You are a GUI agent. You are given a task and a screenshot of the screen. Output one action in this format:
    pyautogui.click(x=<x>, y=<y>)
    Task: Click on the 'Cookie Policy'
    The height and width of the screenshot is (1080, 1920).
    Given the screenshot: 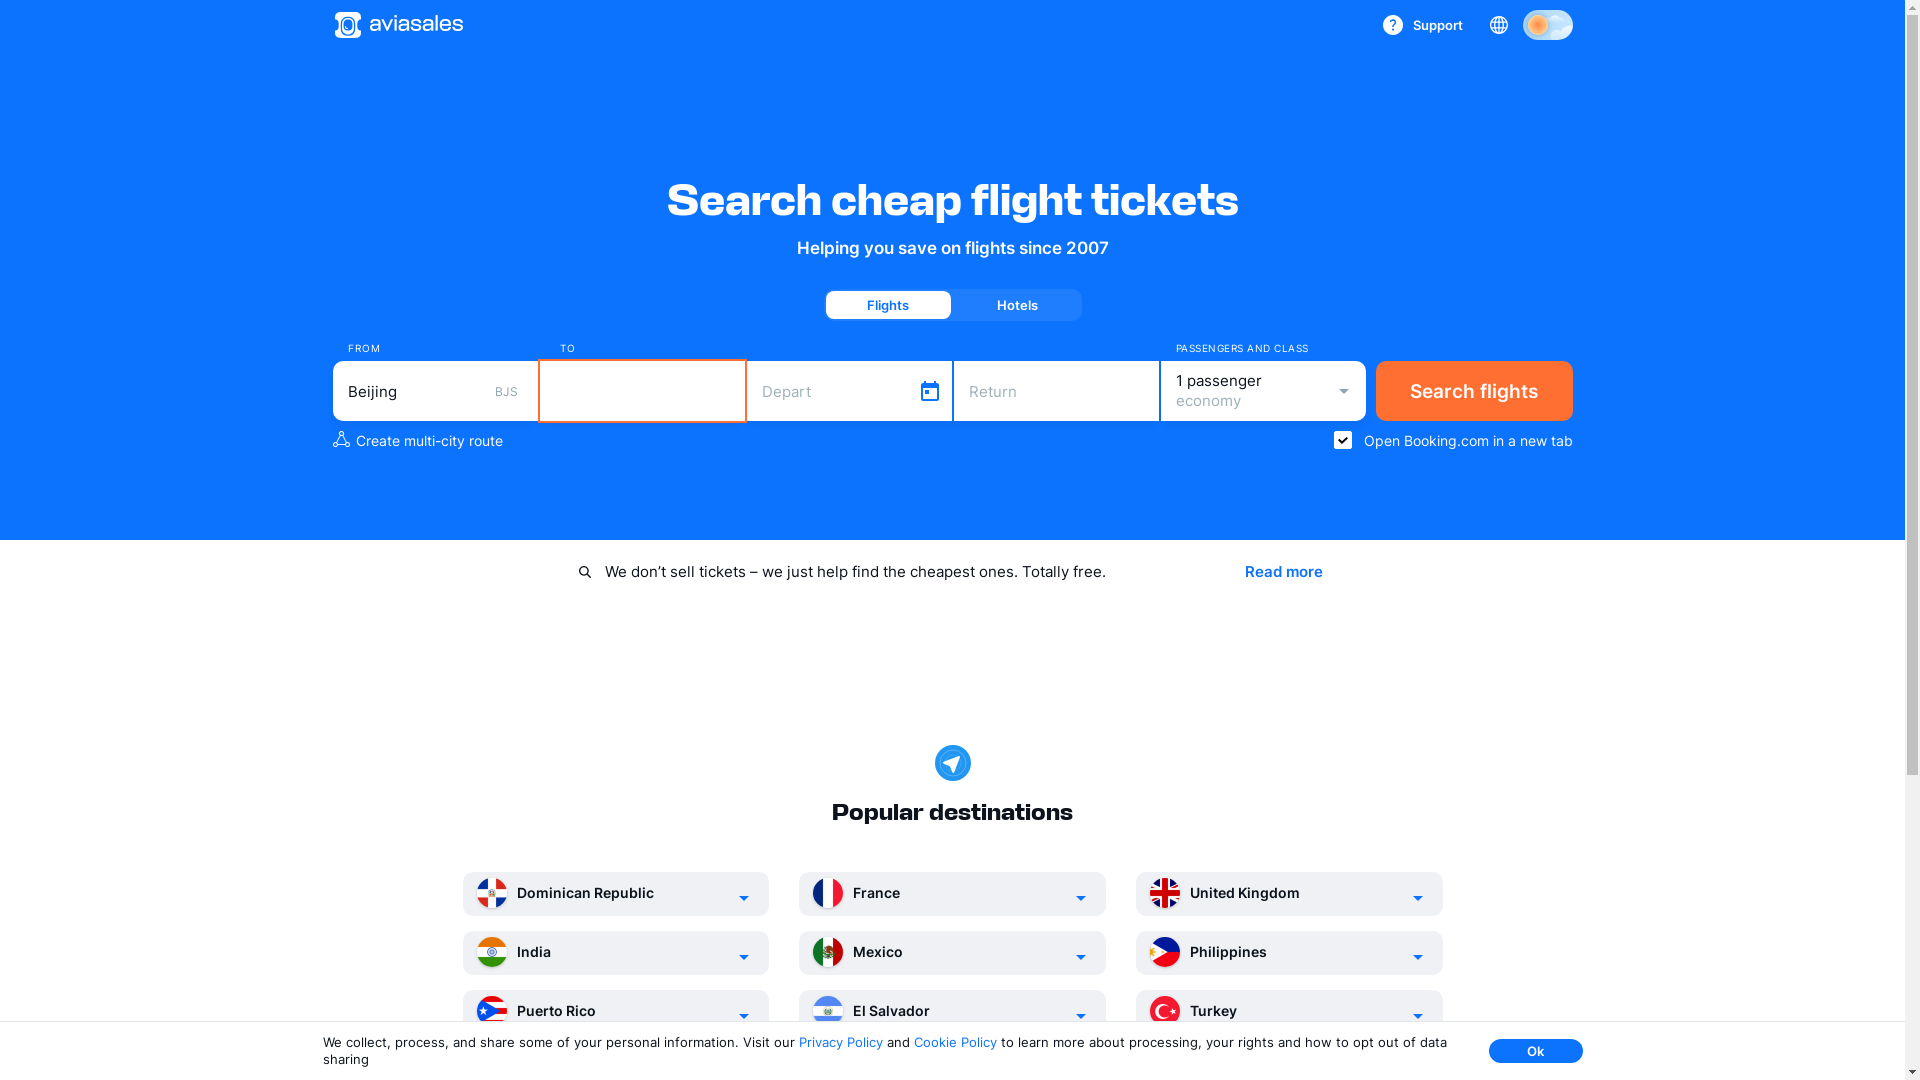 What is the action you would take?
    pyautogui.click(x=954, y=1040)
    